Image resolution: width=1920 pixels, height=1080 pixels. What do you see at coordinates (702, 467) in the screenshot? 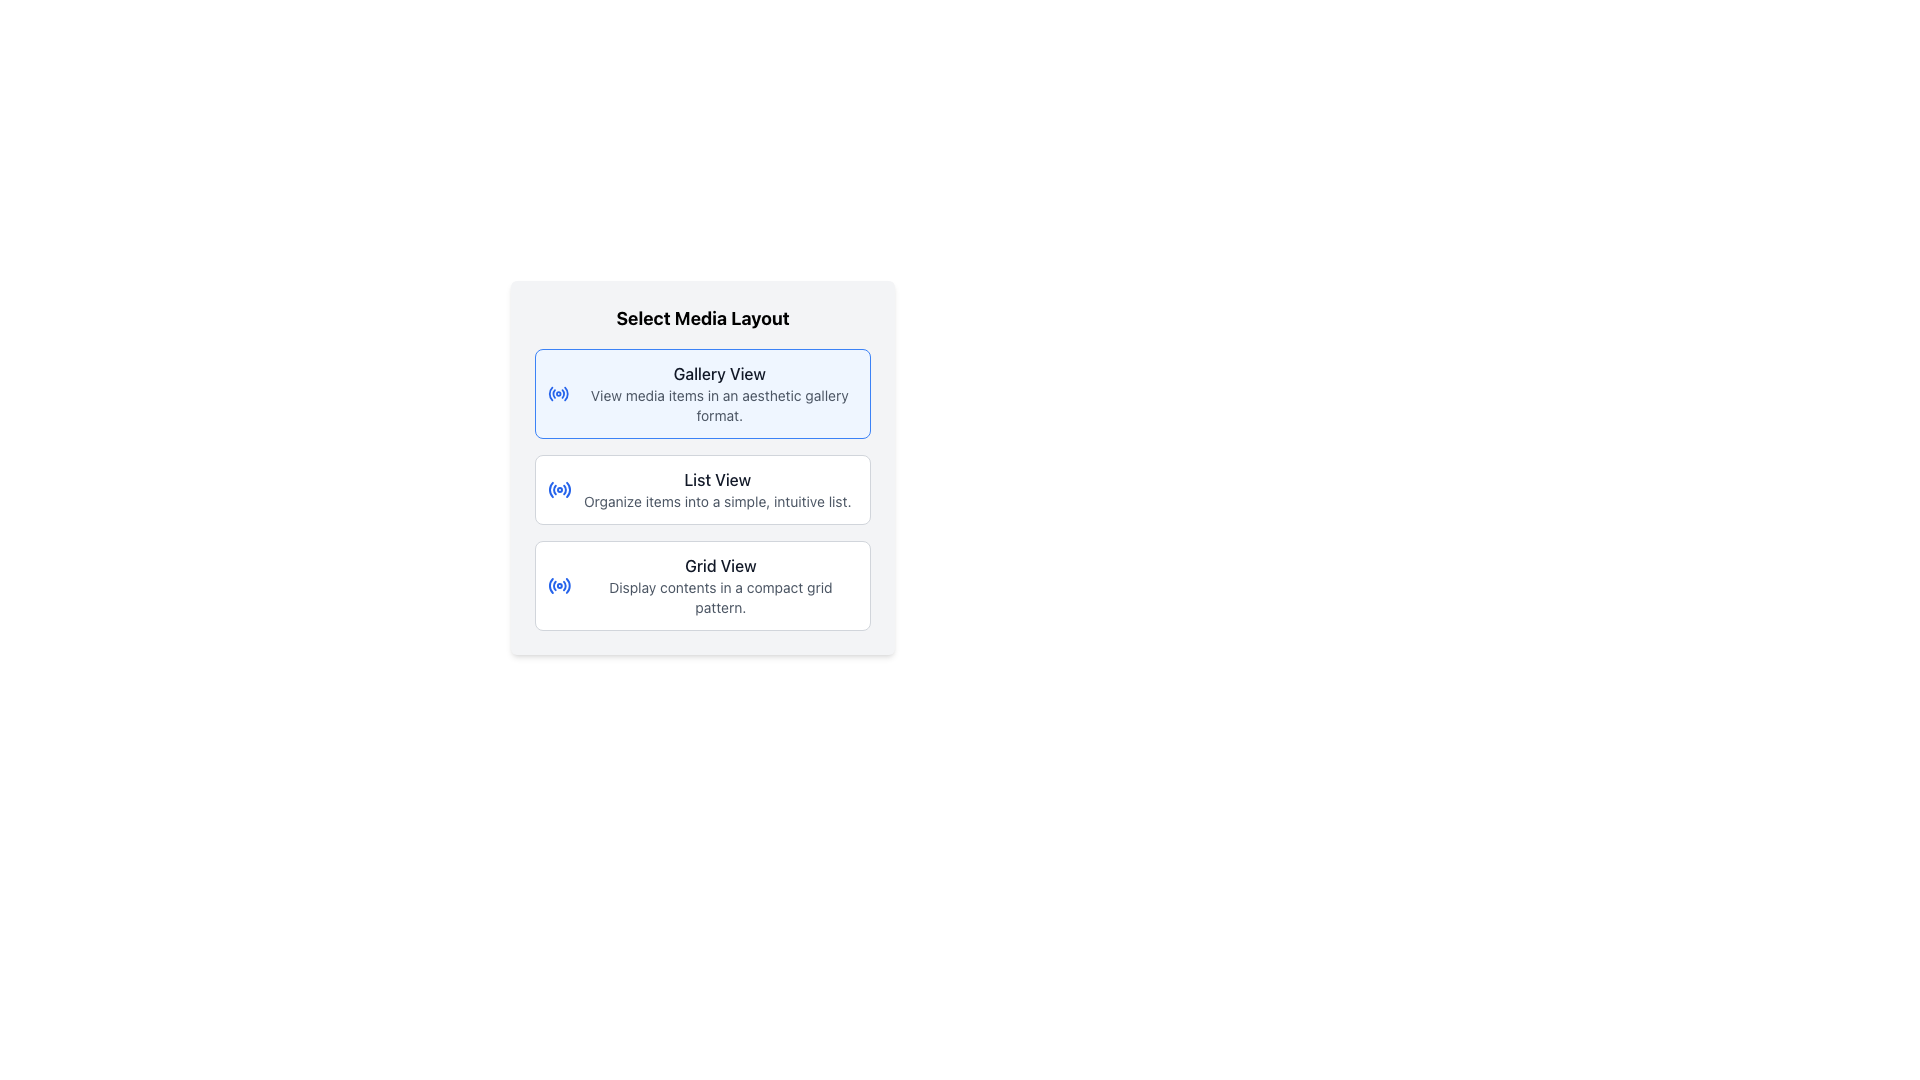
I see `the 'List View' option within the 'Select Media Layout' component for keyboard navigation` at bounding box center [702, 467].